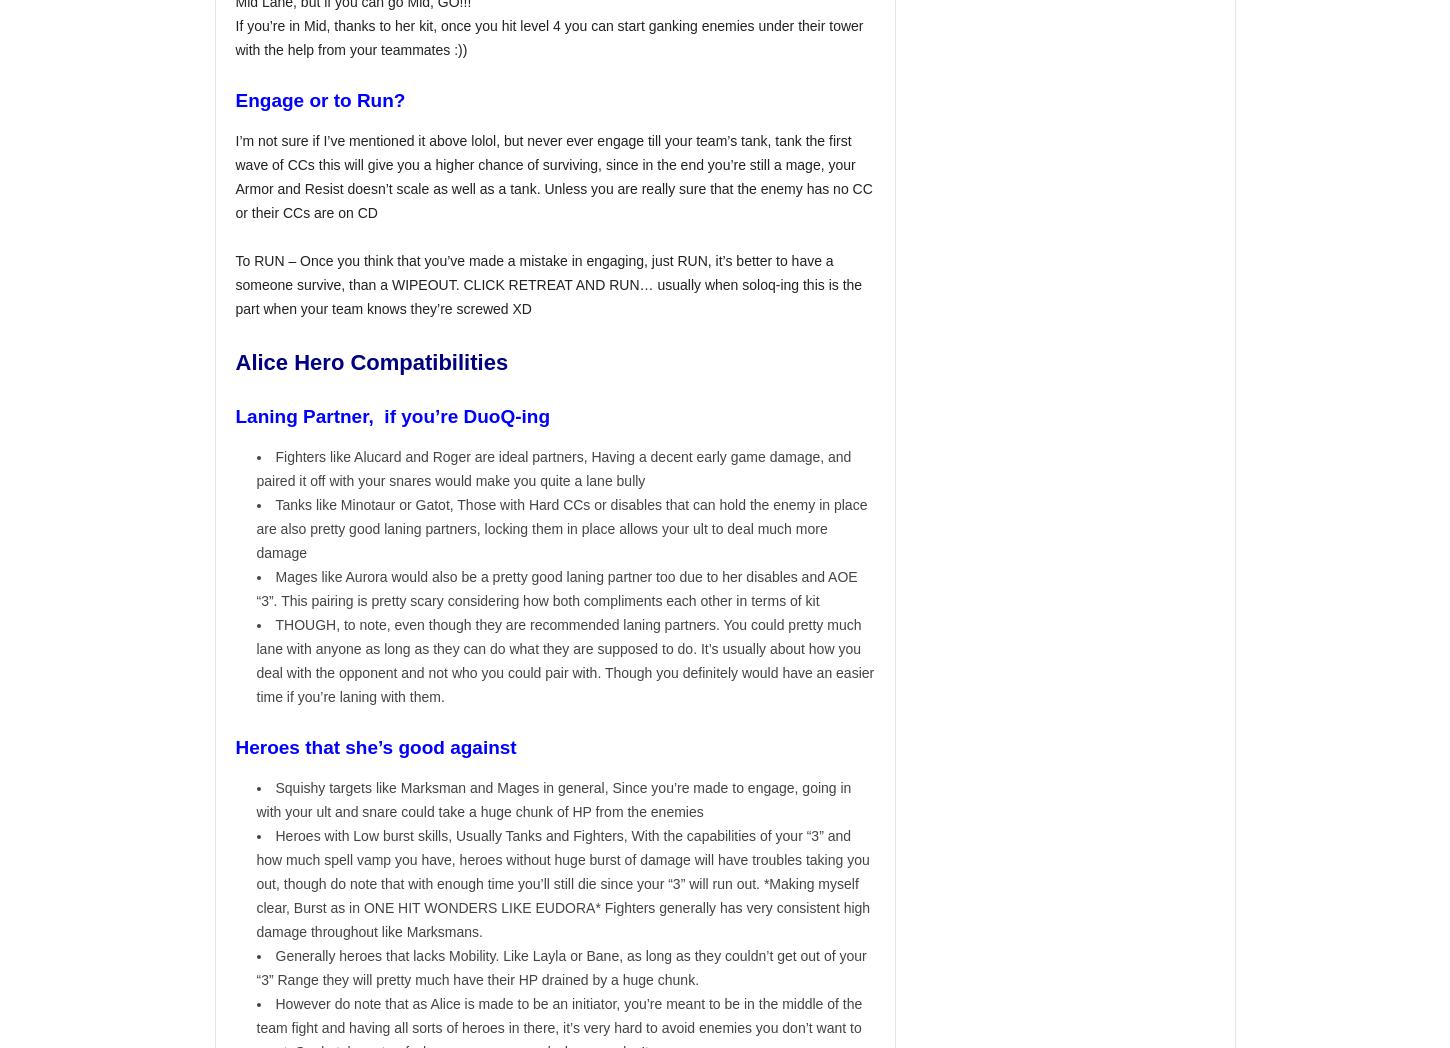  What do you see at coordinates (378, 362) in the screenshot?
I see `'Alice Hero Compatibilities'` at bounding box center [378, 362].